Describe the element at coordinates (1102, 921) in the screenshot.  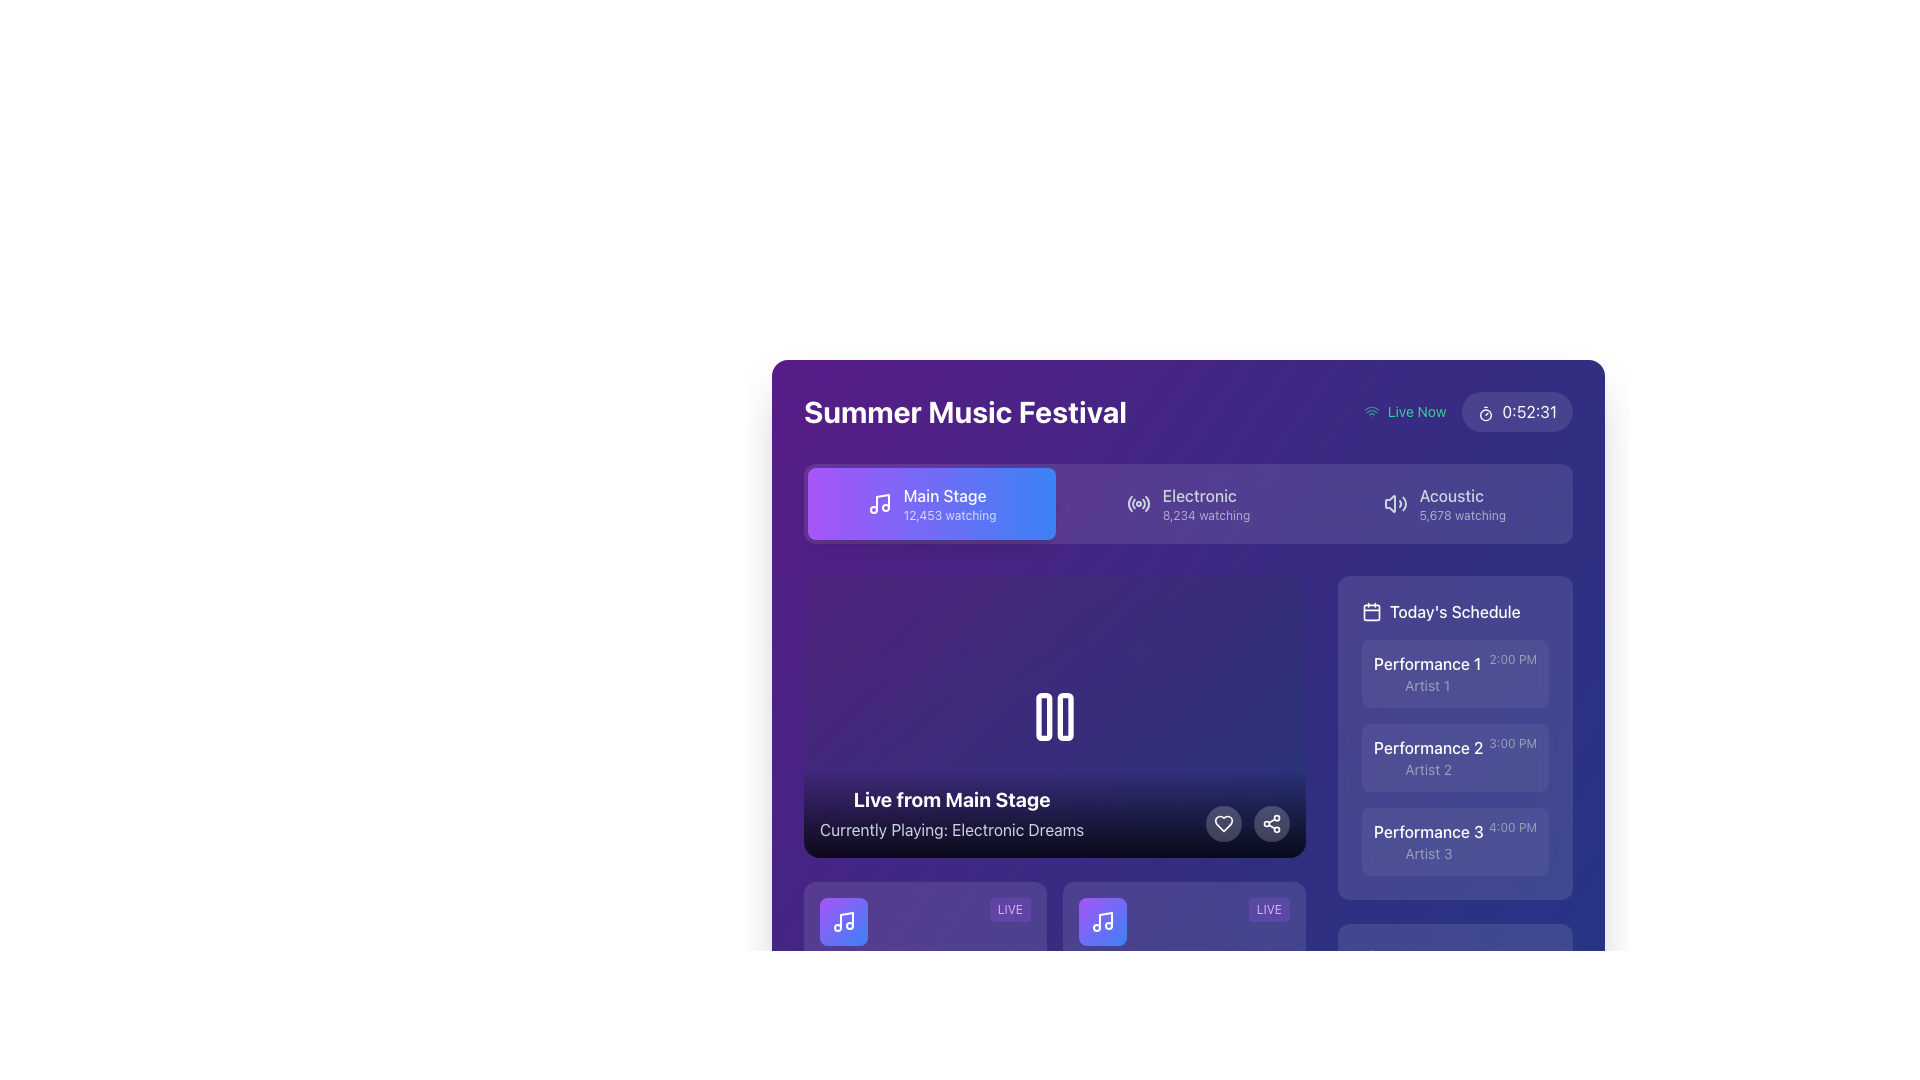
I see `the second button from the left, which has a gradient background from purple to blue and features a centered white music icon` at that location.